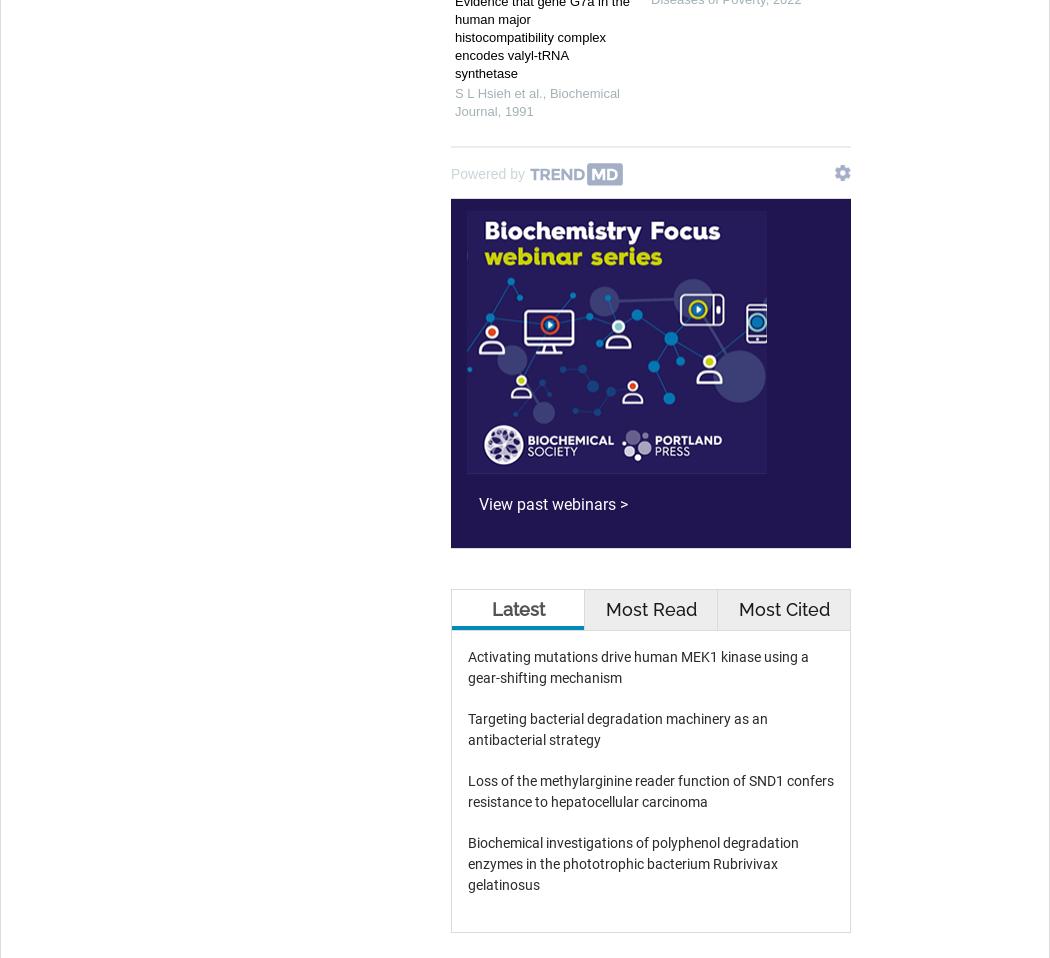  Describe the element at coordinates (487, 172) in the screenshot. I see `'Powered by'` at that location.